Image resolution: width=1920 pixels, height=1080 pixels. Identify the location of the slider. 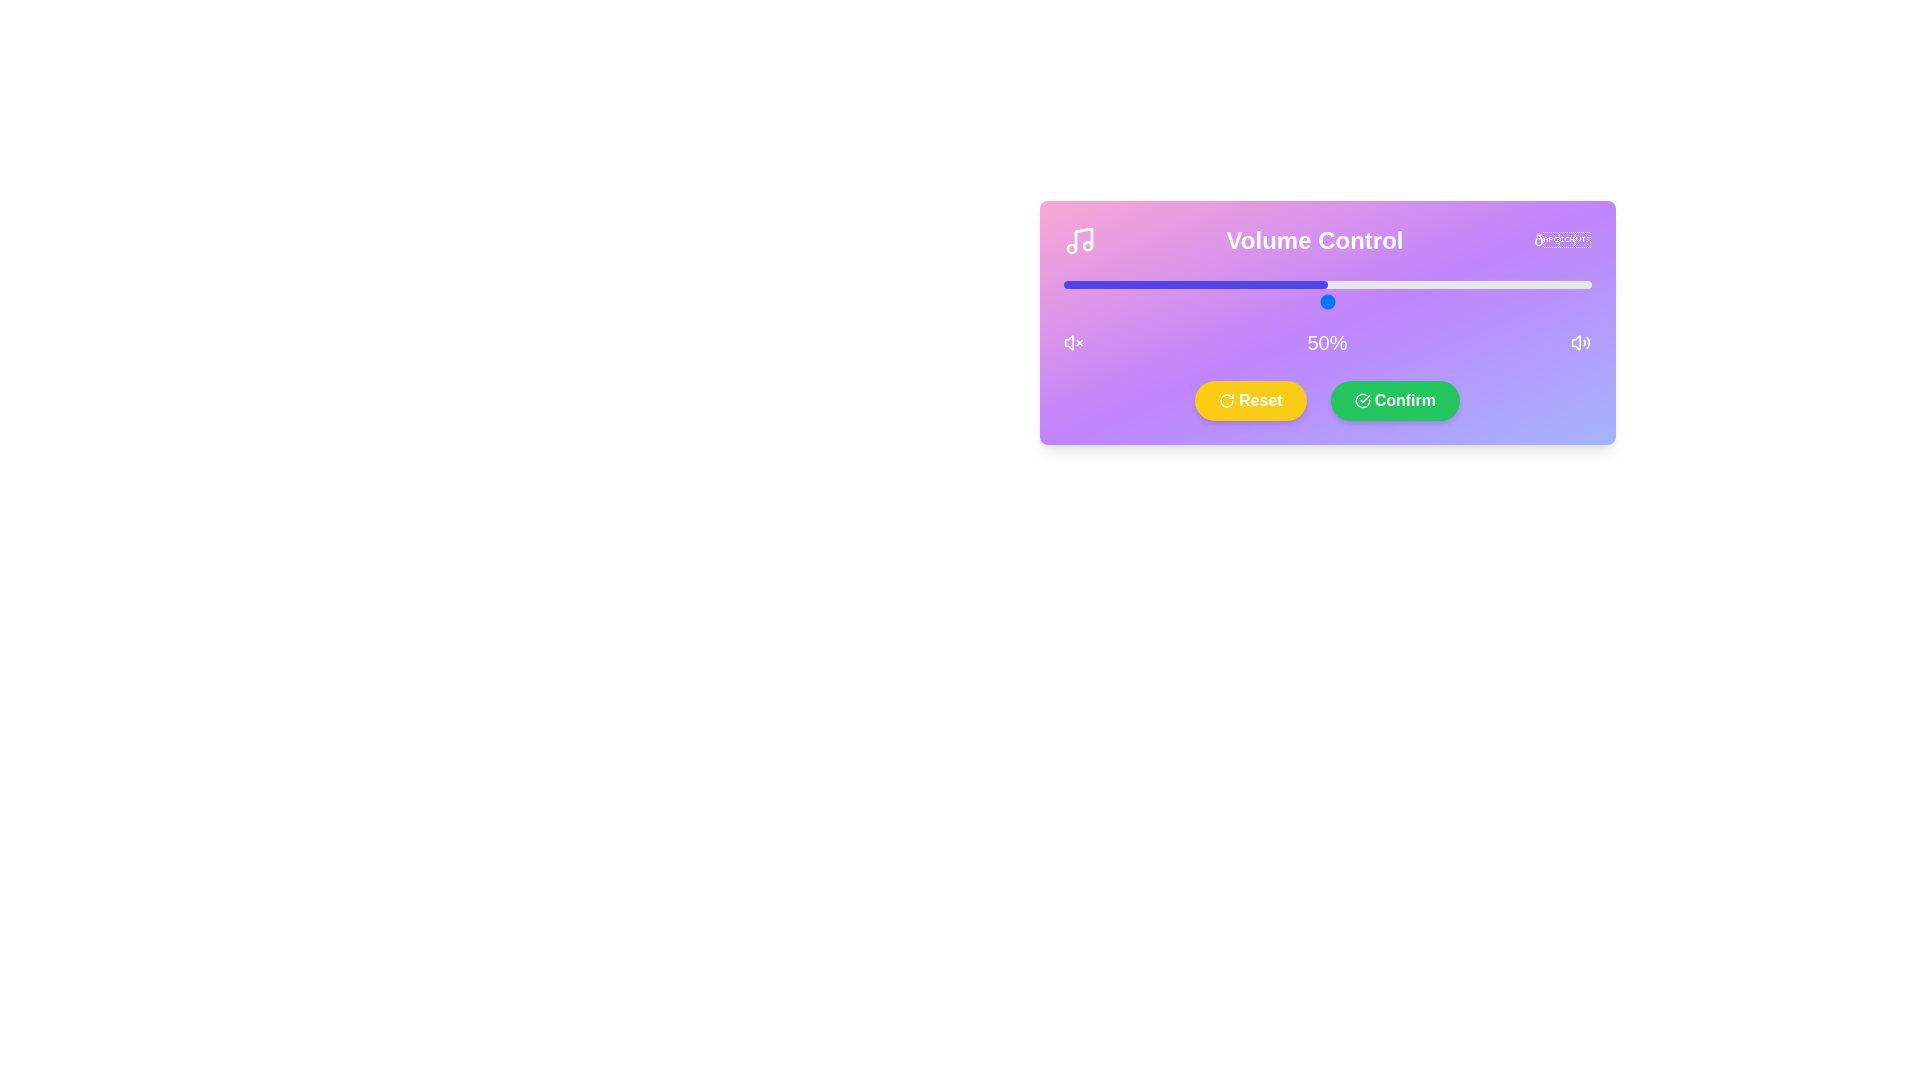
(1185, 301).